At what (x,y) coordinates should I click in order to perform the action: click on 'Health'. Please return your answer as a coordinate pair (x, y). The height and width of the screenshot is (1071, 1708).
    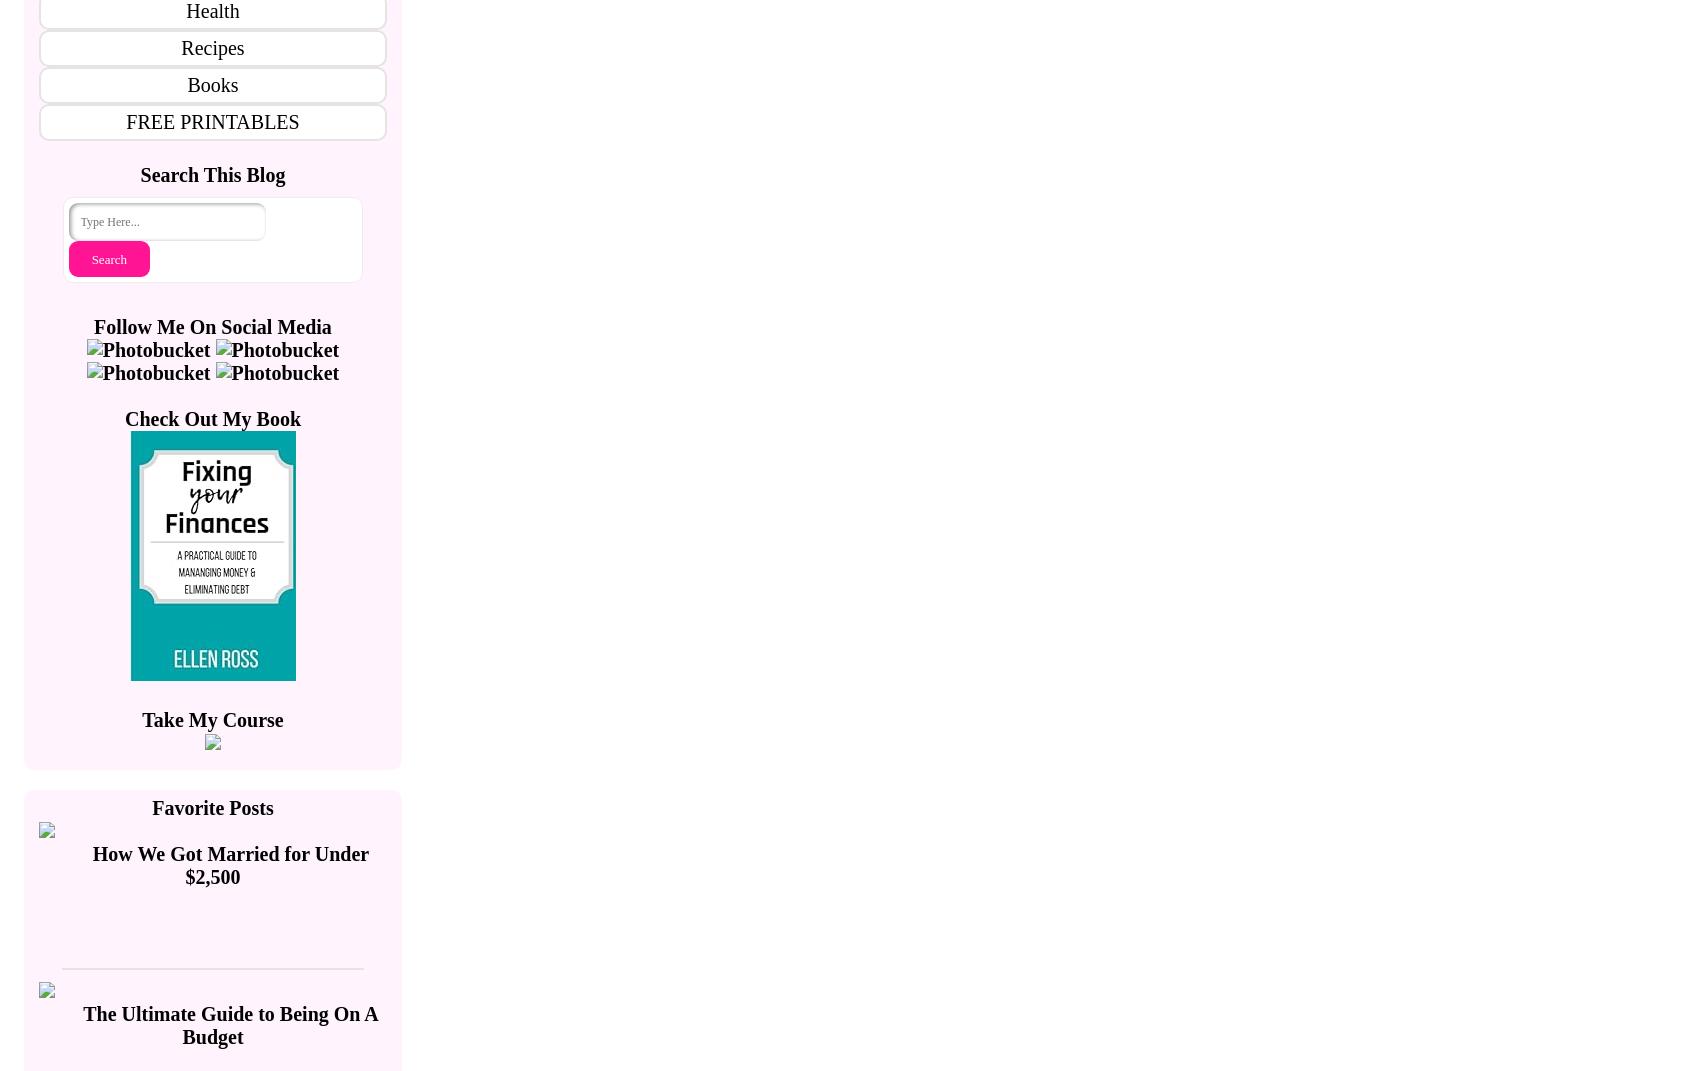
    Looking at the image, I should click on (186, 10).